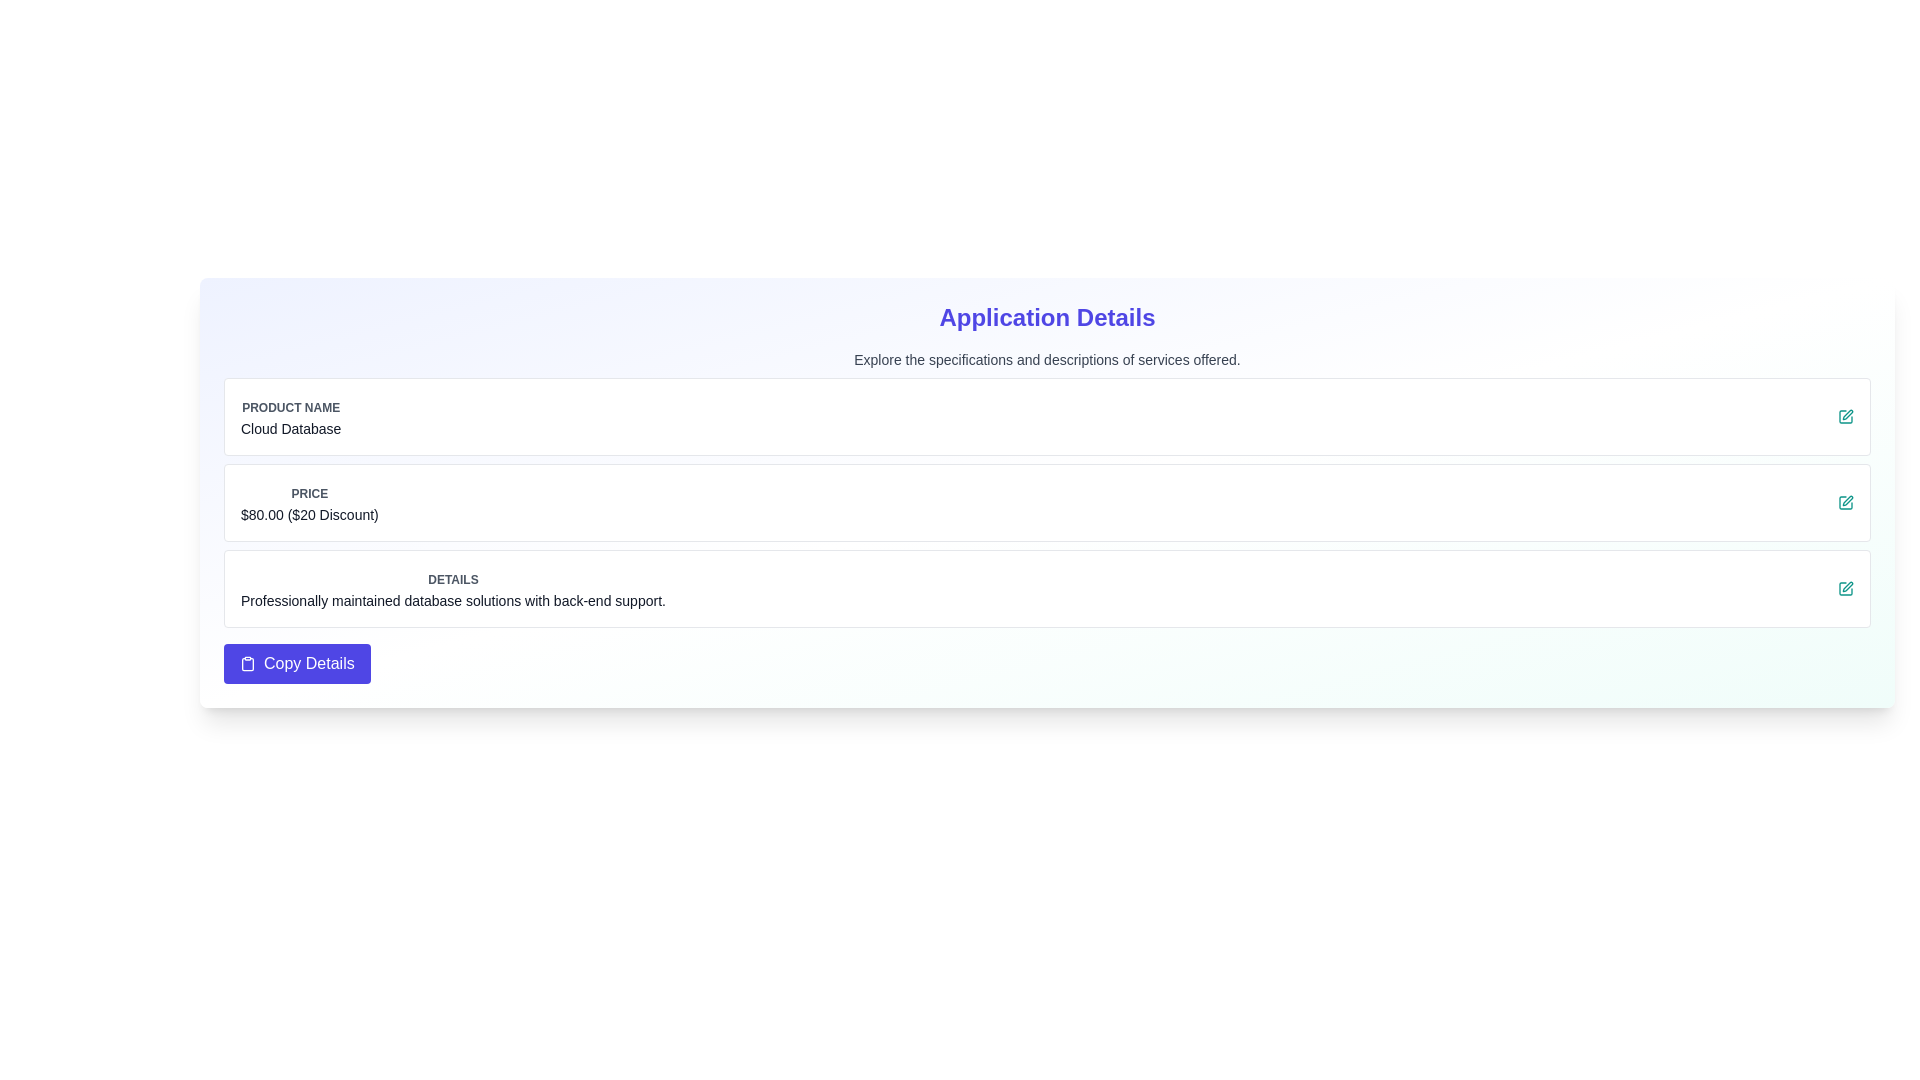  I want to click on the non-interactive Text label located at the bottom section of the interface, which serves as a heading for the following descriptive content about database solutions, so click(452, 579).